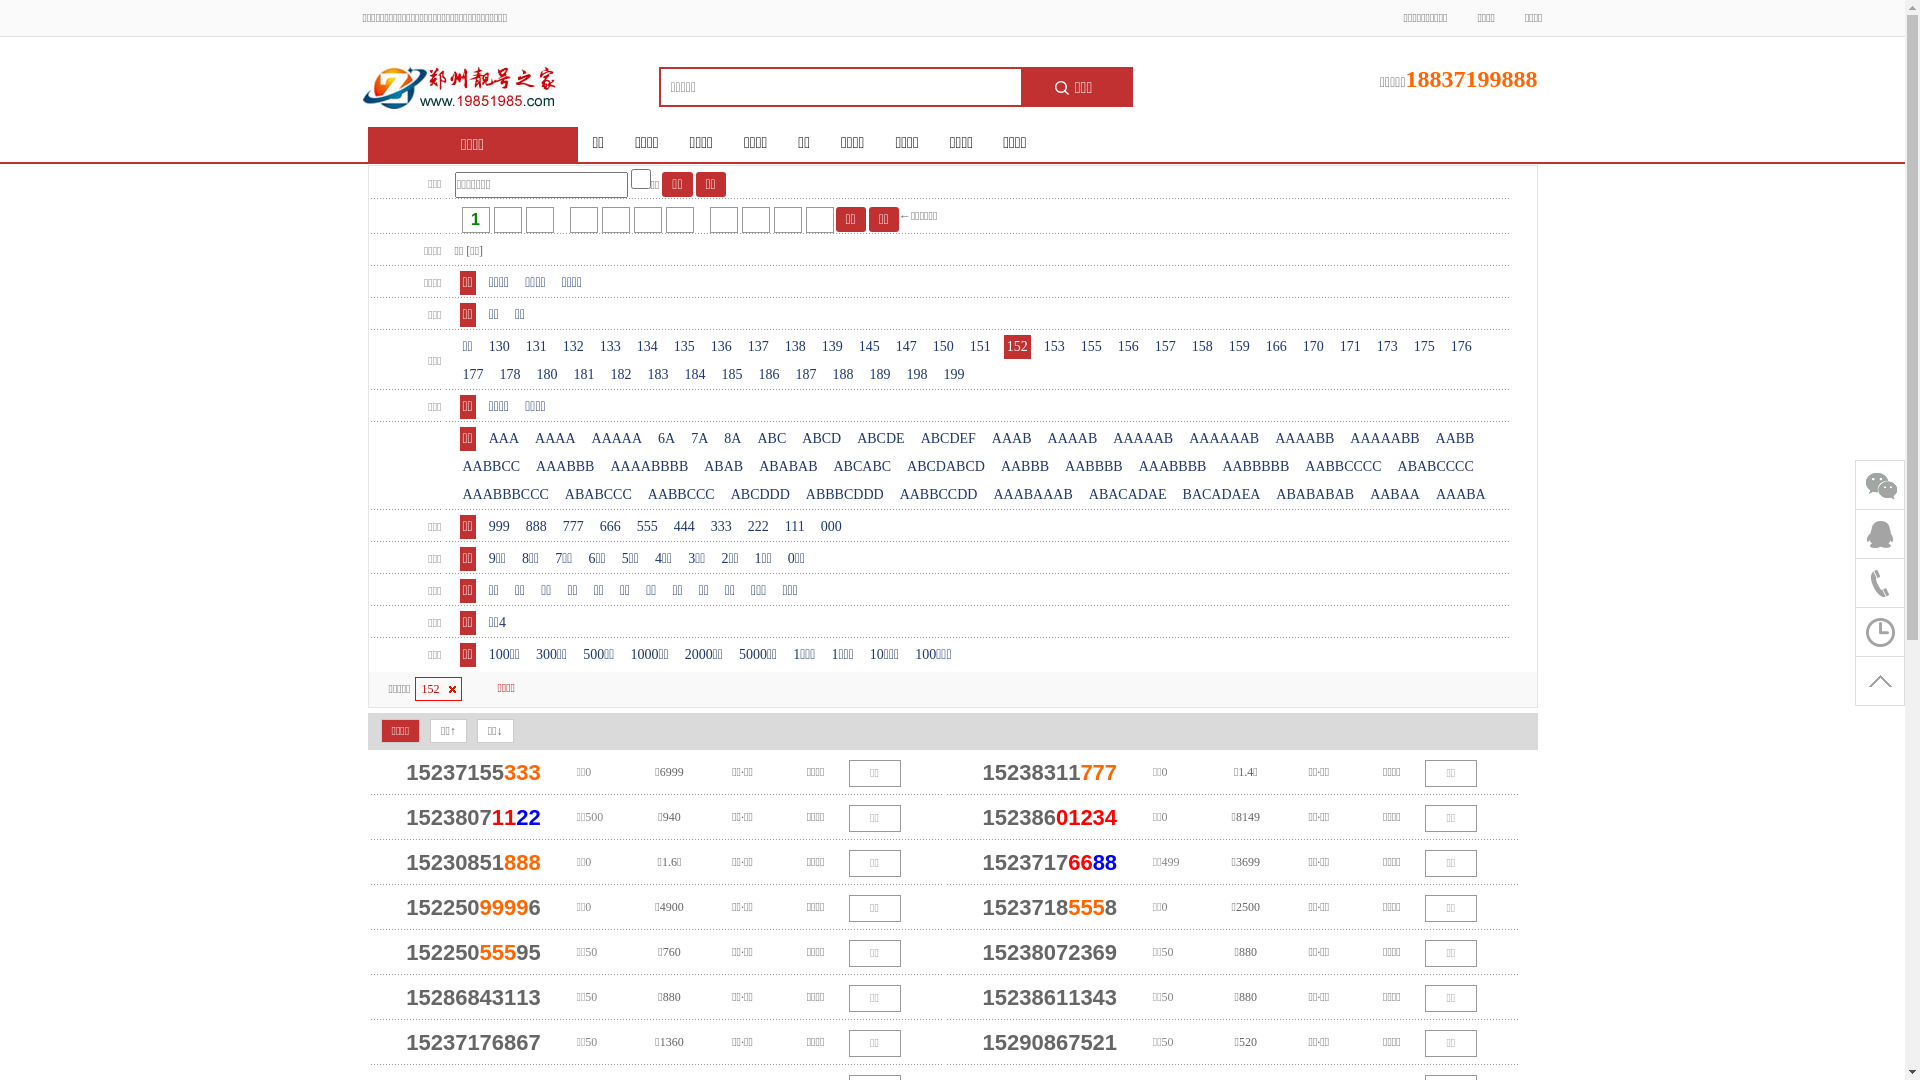 This screenshot has height=1080, width=1920. What do you see at coordinates (523, 526) in the screenshot?
I see `'888'` at bounding box center [523, 526].